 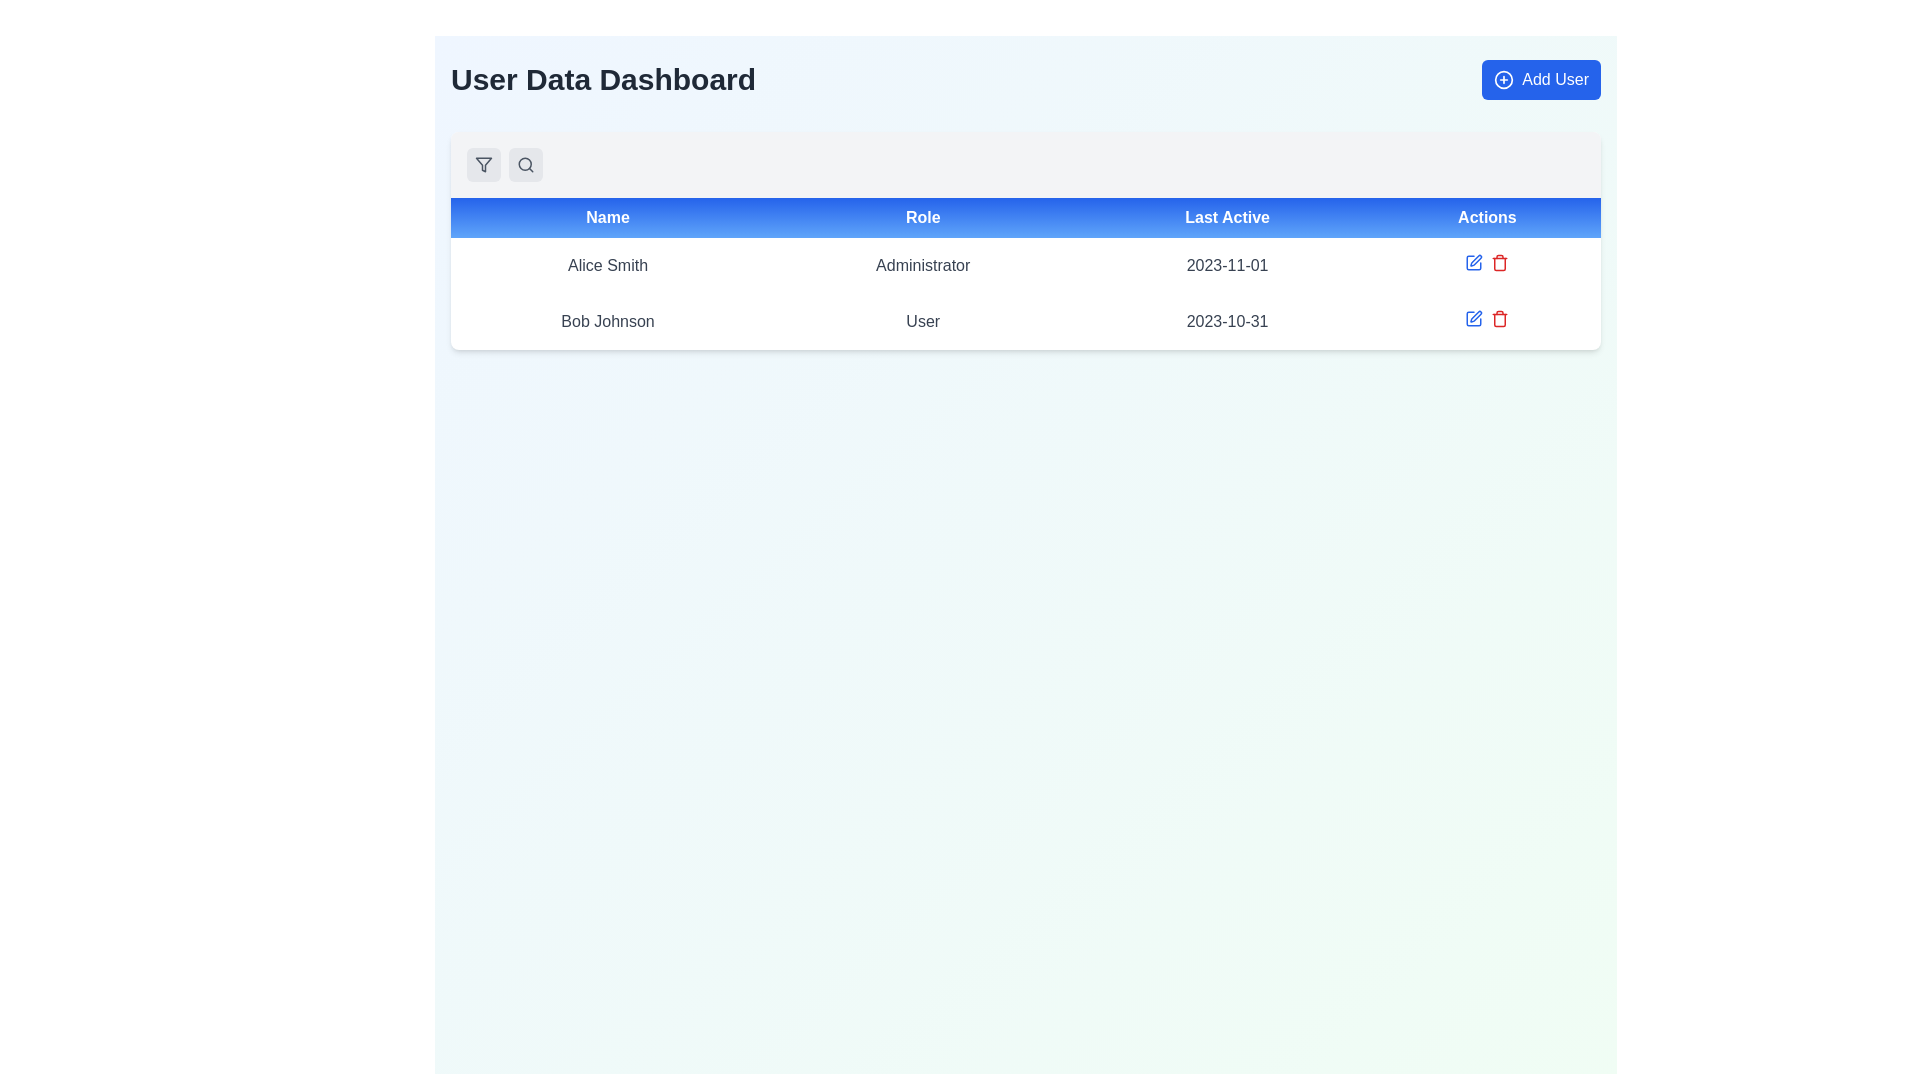 I want to click on the blue rectangular label containing the text 'Actions', which is the rightmost label in a header row of a structured table, so click(x=1487, y=218).